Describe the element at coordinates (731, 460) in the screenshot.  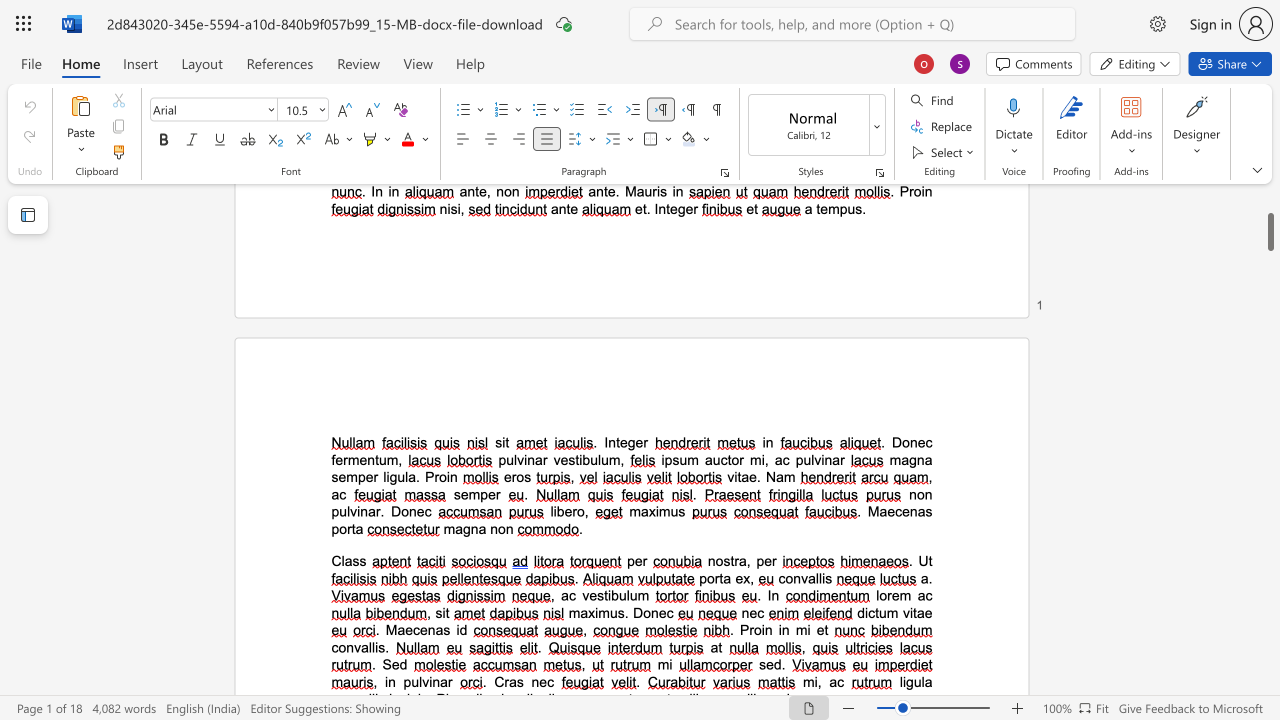
I see `the space between the continuous character "t" and "o" in the text` at that location.